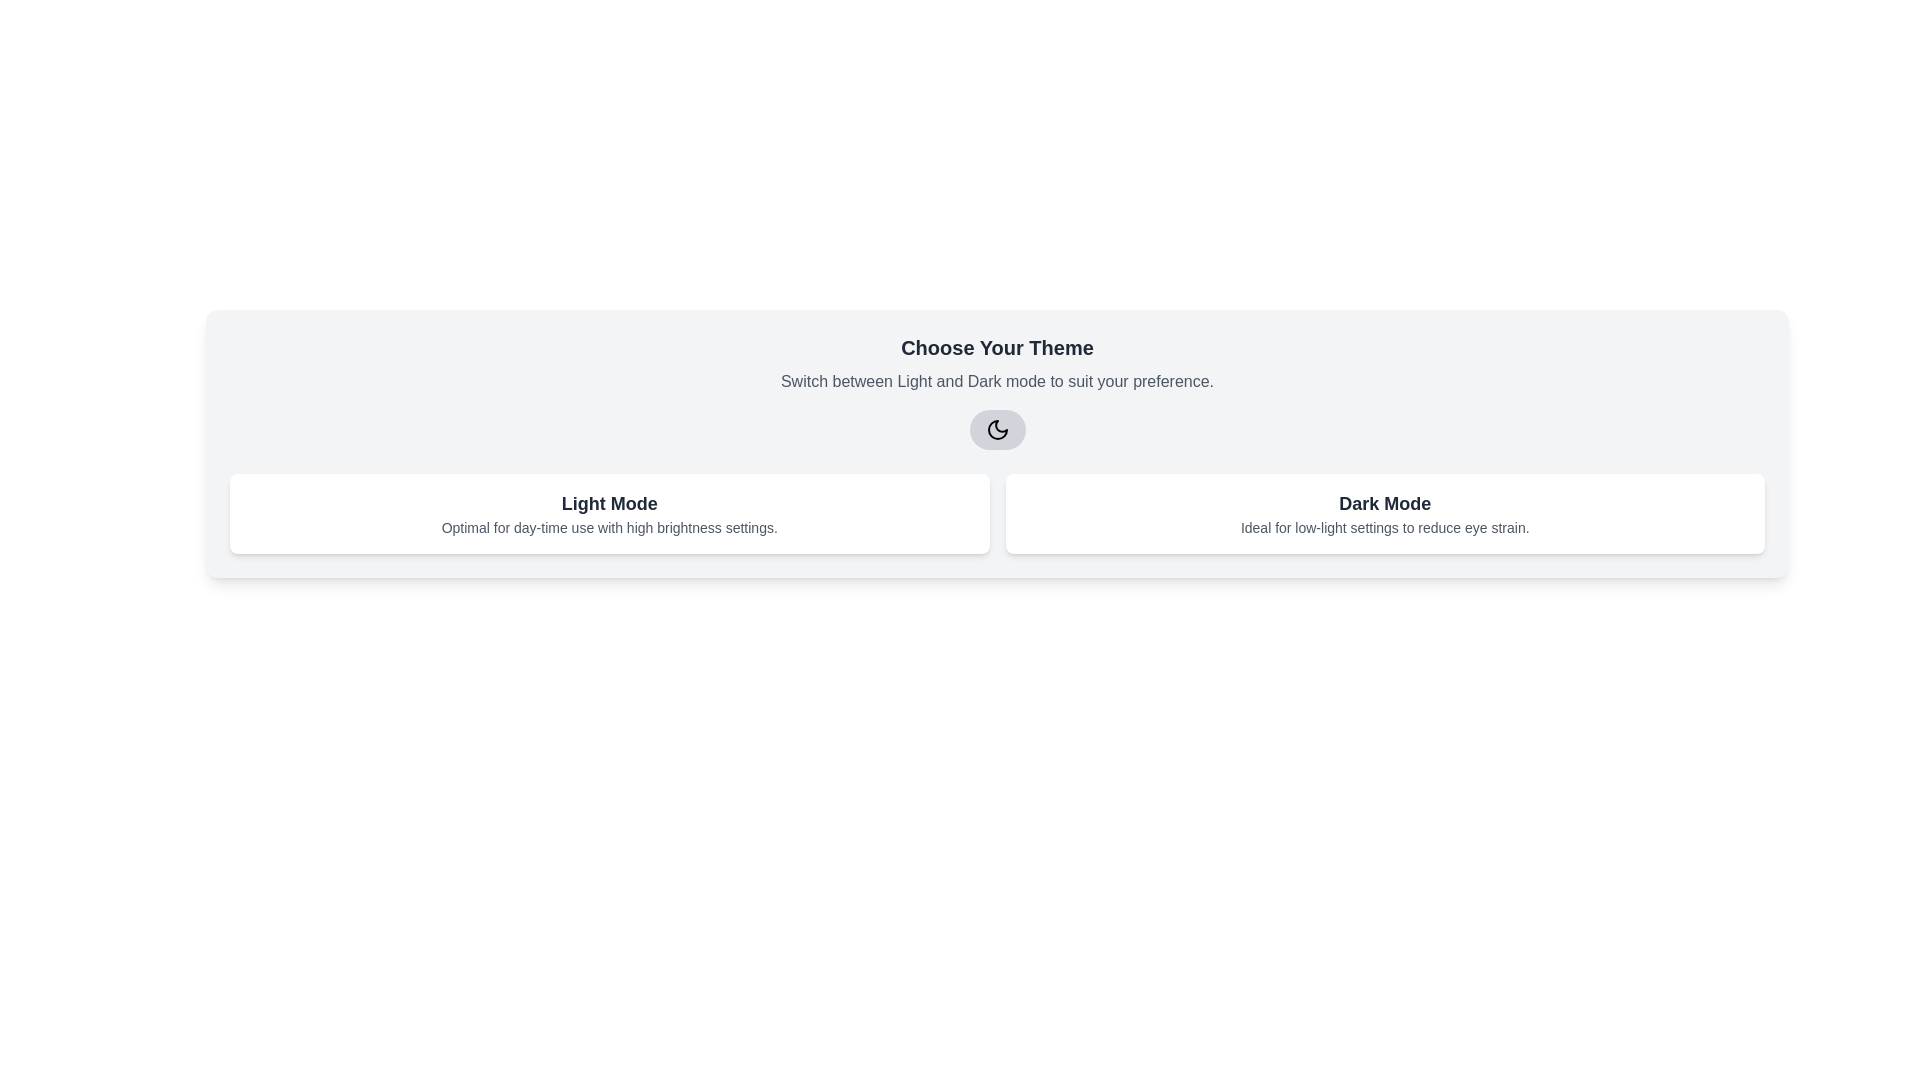  What do you see at coordinates (997, 381) in the screenshot?
I see `the static text that provides context for toggling between light and dark modes, located below the title 'Choose Your Theme'` at bounding box center [997, 381].